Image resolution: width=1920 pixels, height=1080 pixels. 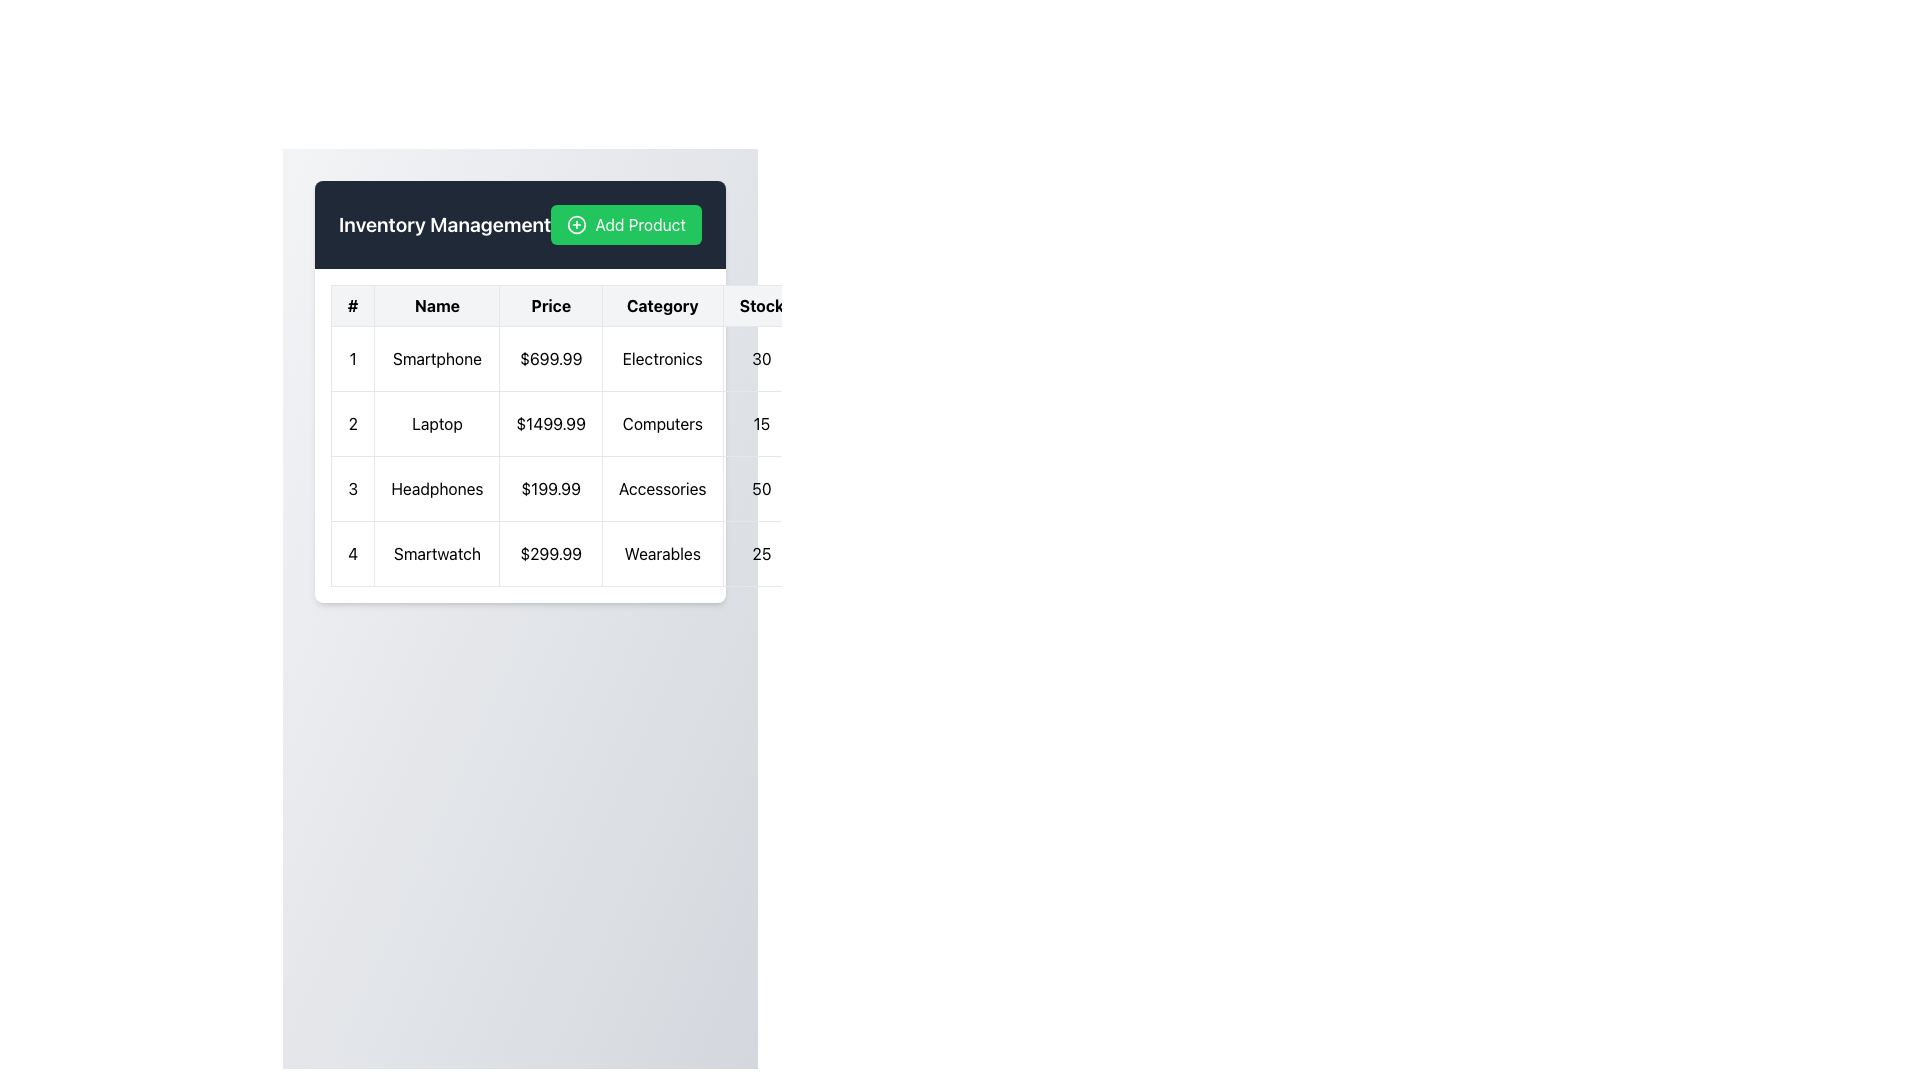 What do you see at coordinates (576, 224) in the screenshot?
I see `the icon within the 'Add Product' button, which is located in the header section to the right of 'Inventory Management'` at bounding box center [576, 224].